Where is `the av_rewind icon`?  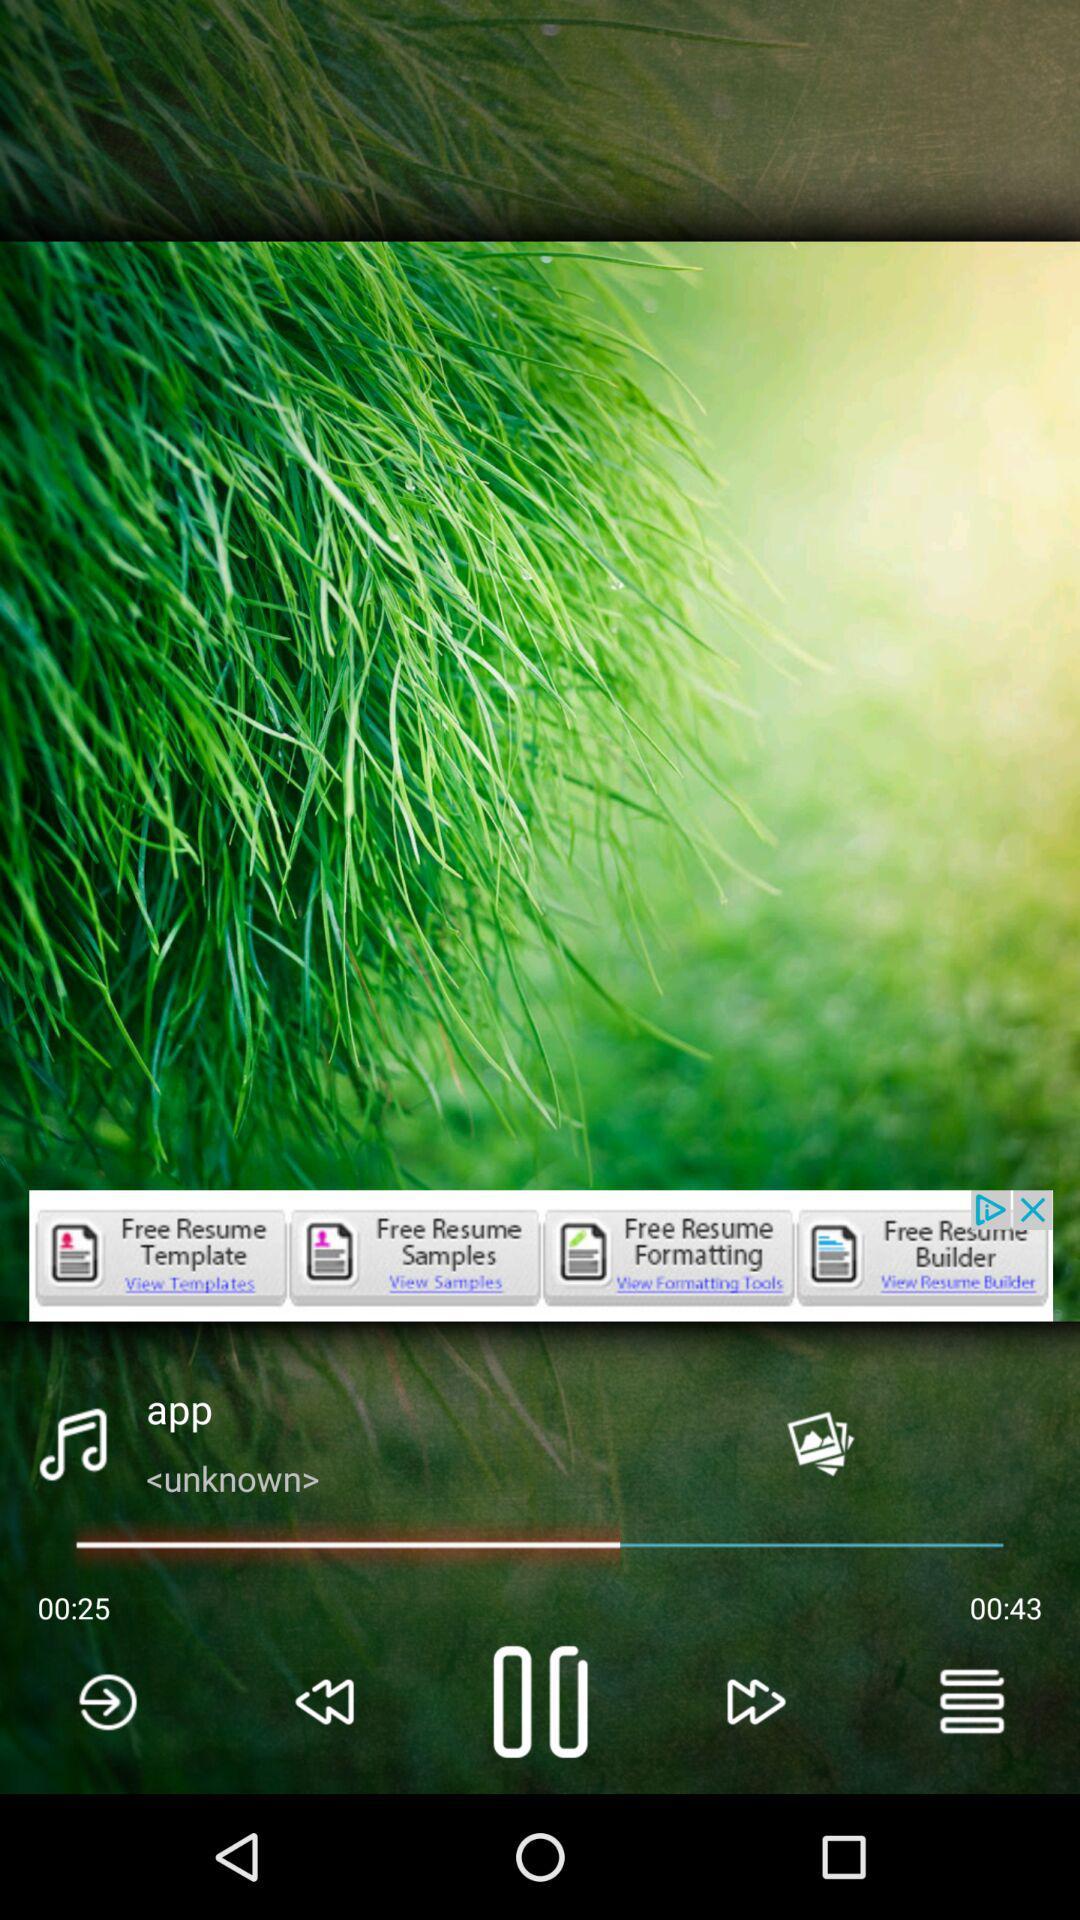 the av_rewind icon is located at coordinates (323, 1700).